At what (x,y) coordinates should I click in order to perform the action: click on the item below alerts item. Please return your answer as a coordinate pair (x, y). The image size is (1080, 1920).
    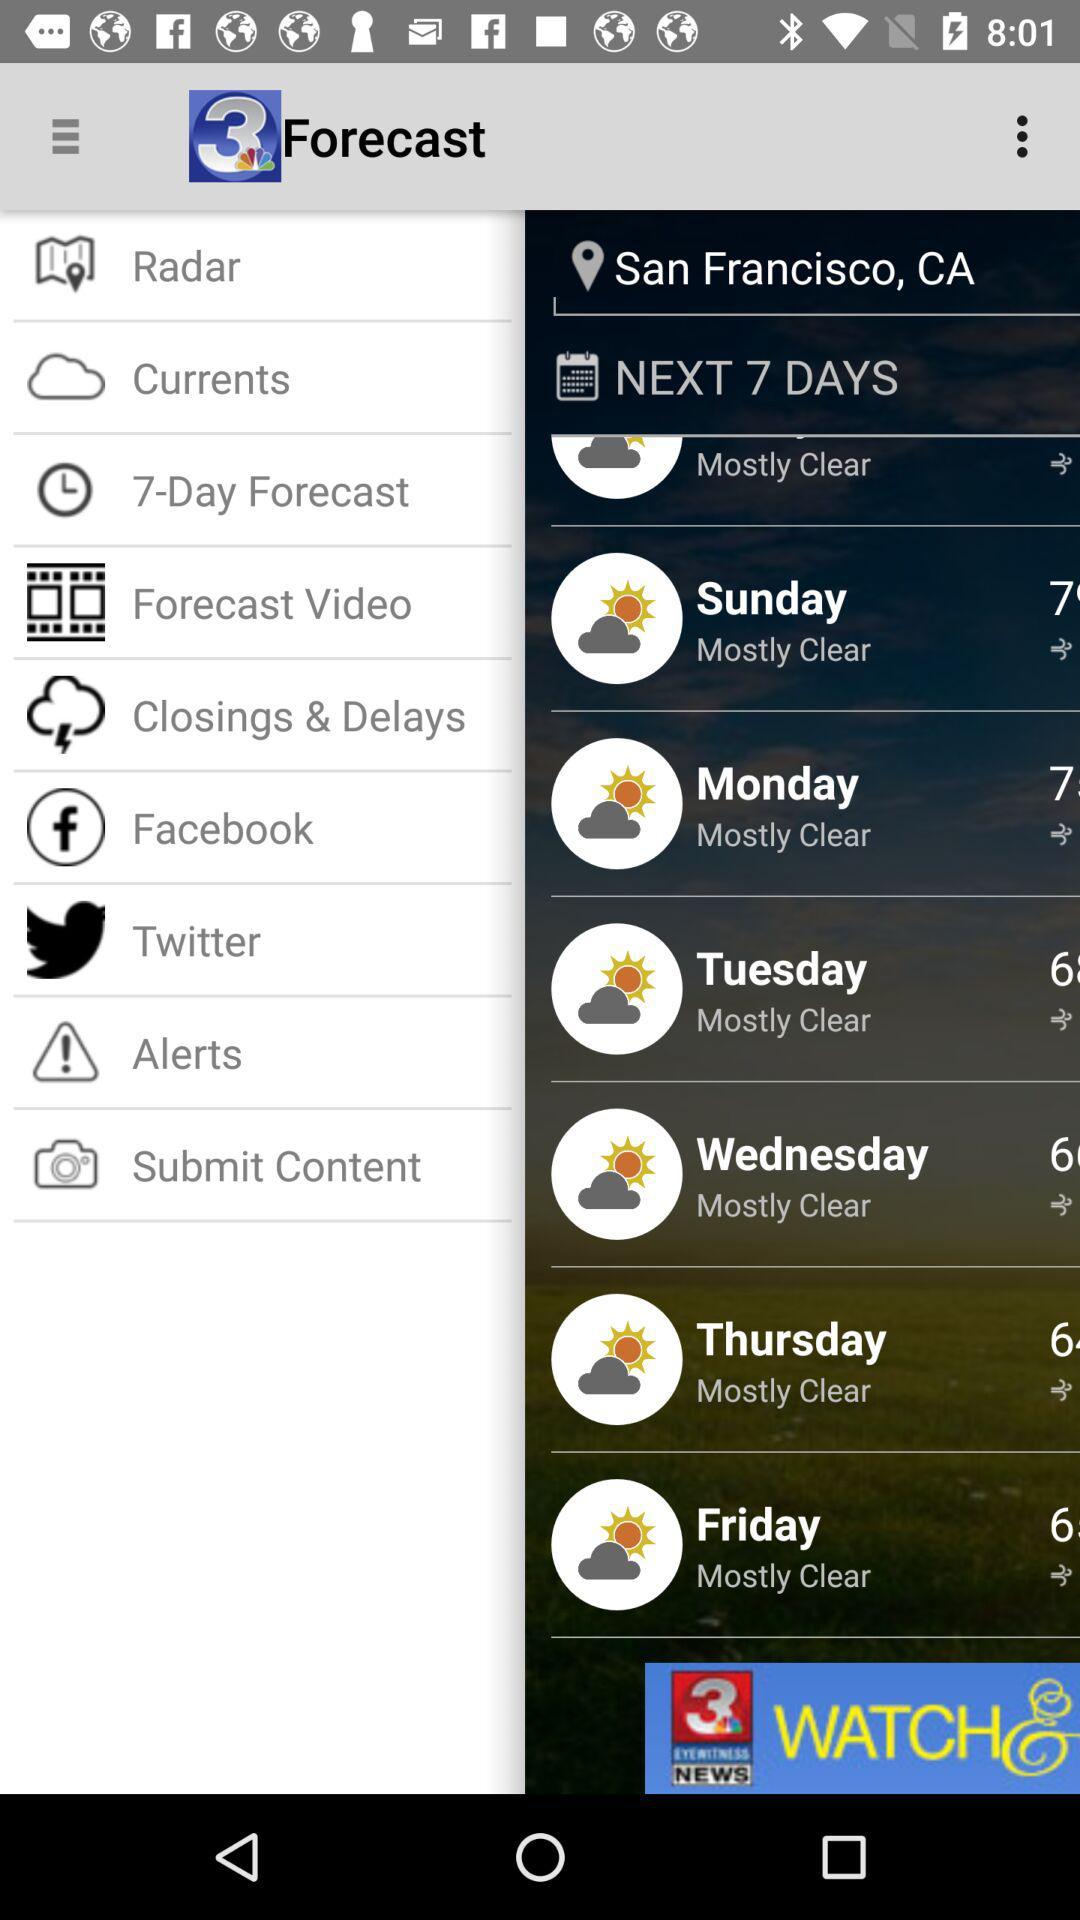
    Looking at the image, I should click on (315, 1164).